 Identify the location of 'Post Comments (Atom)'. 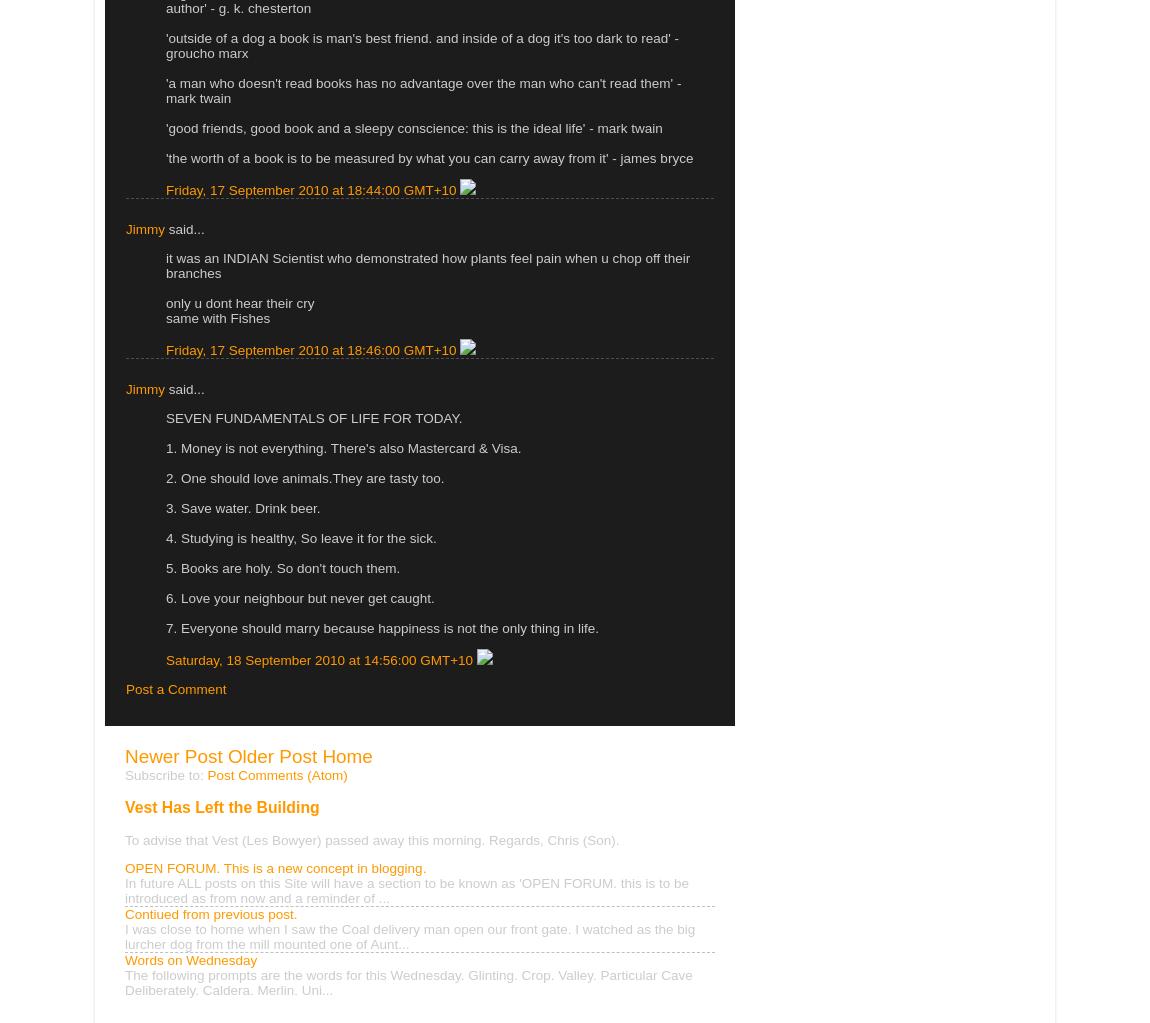
(276, 774).